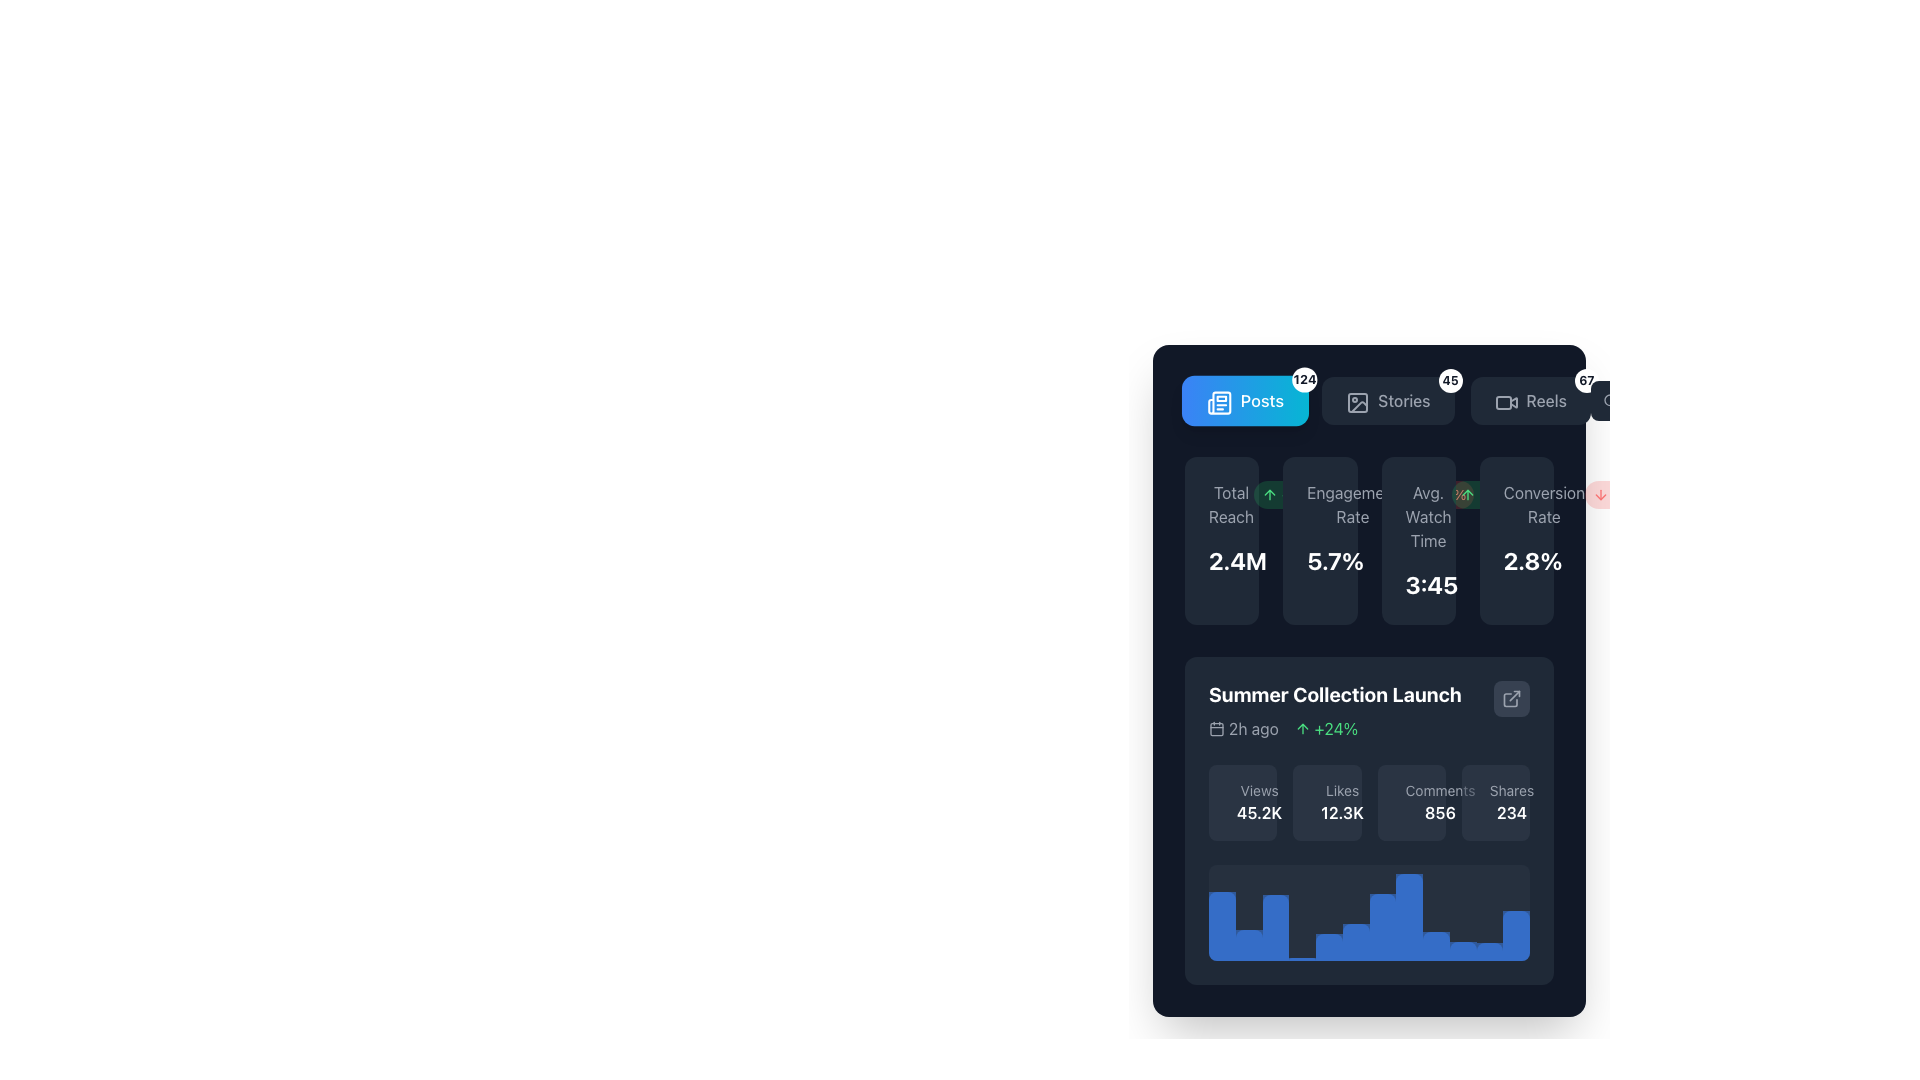 The image size is (1920, 1080). I want to click on the 'Likes' text display element, which shows '12.3K' in white on a dark-themed dashboard, located in the bottom half of the card labeled 'Summer Collection Launch', so click(1342, 801).